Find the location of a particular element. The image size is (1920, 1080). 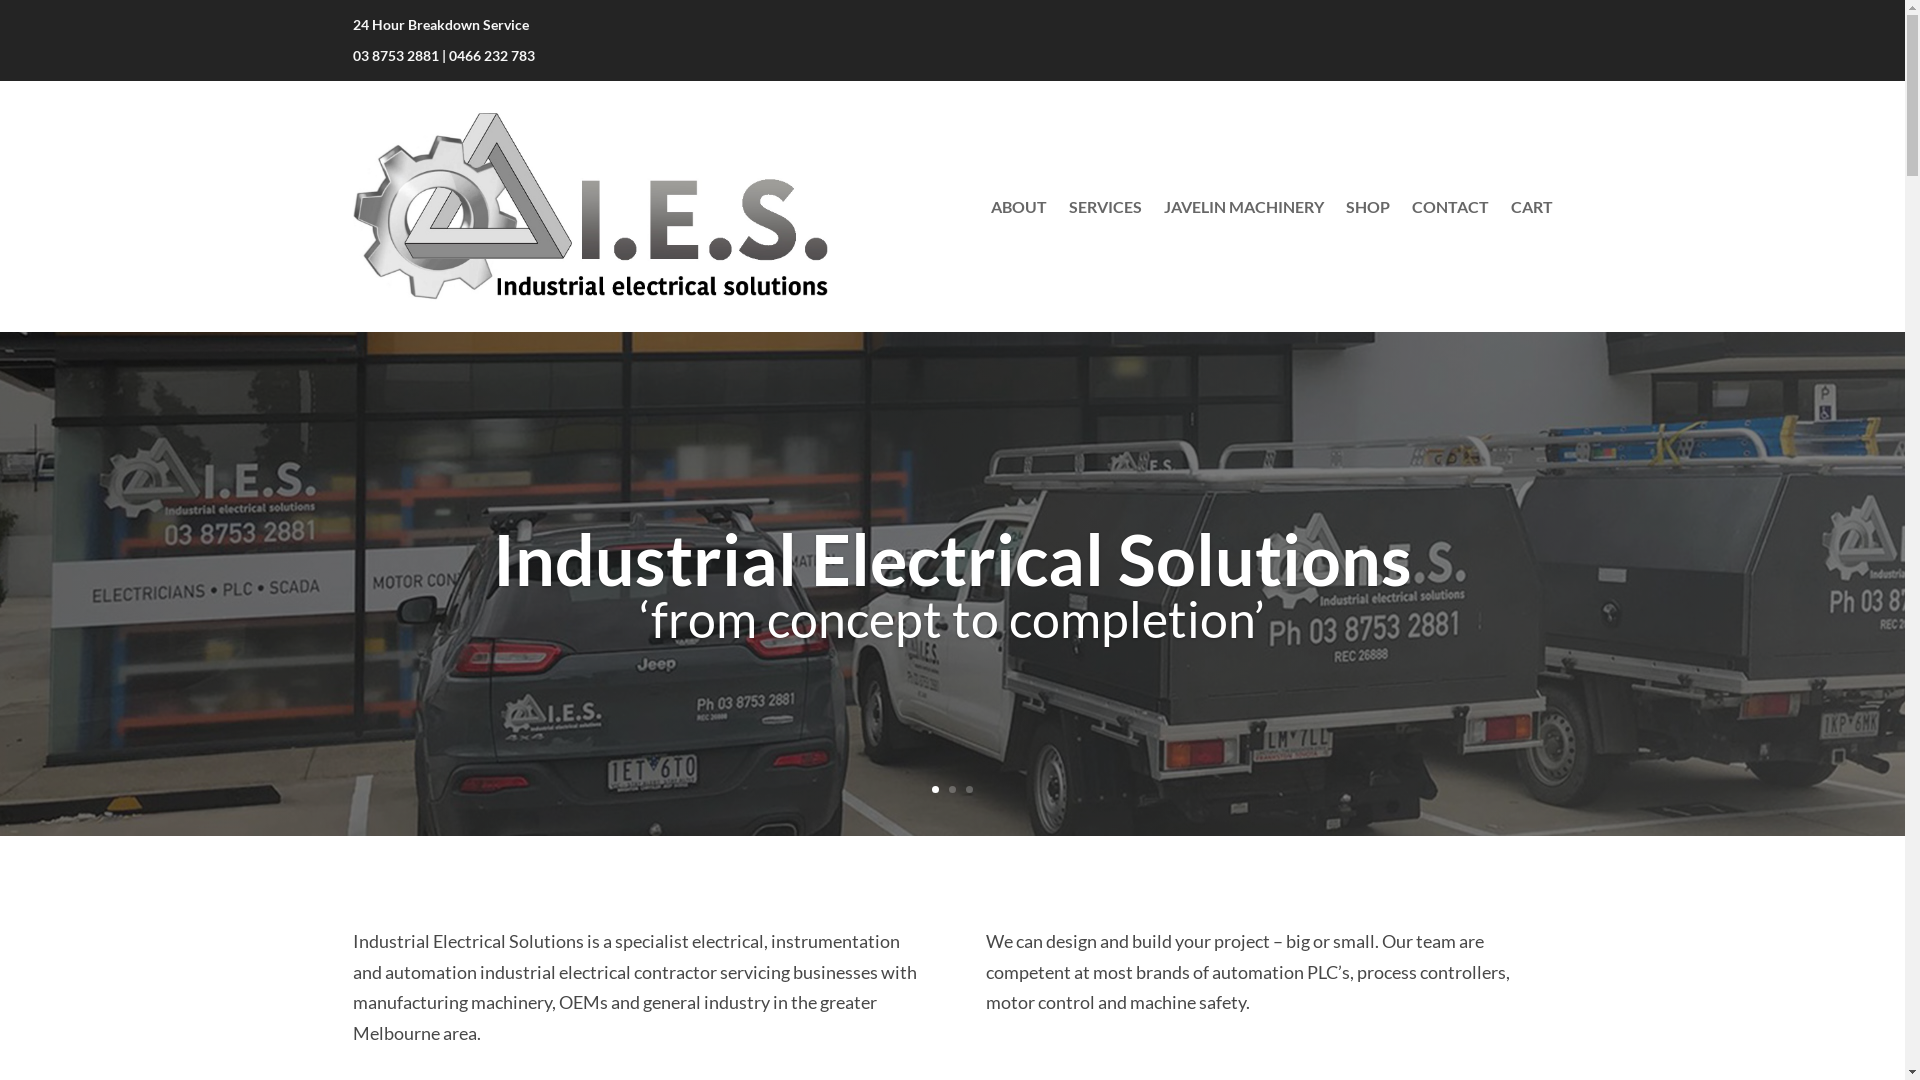

'2' is located at coordinates (951, 788).